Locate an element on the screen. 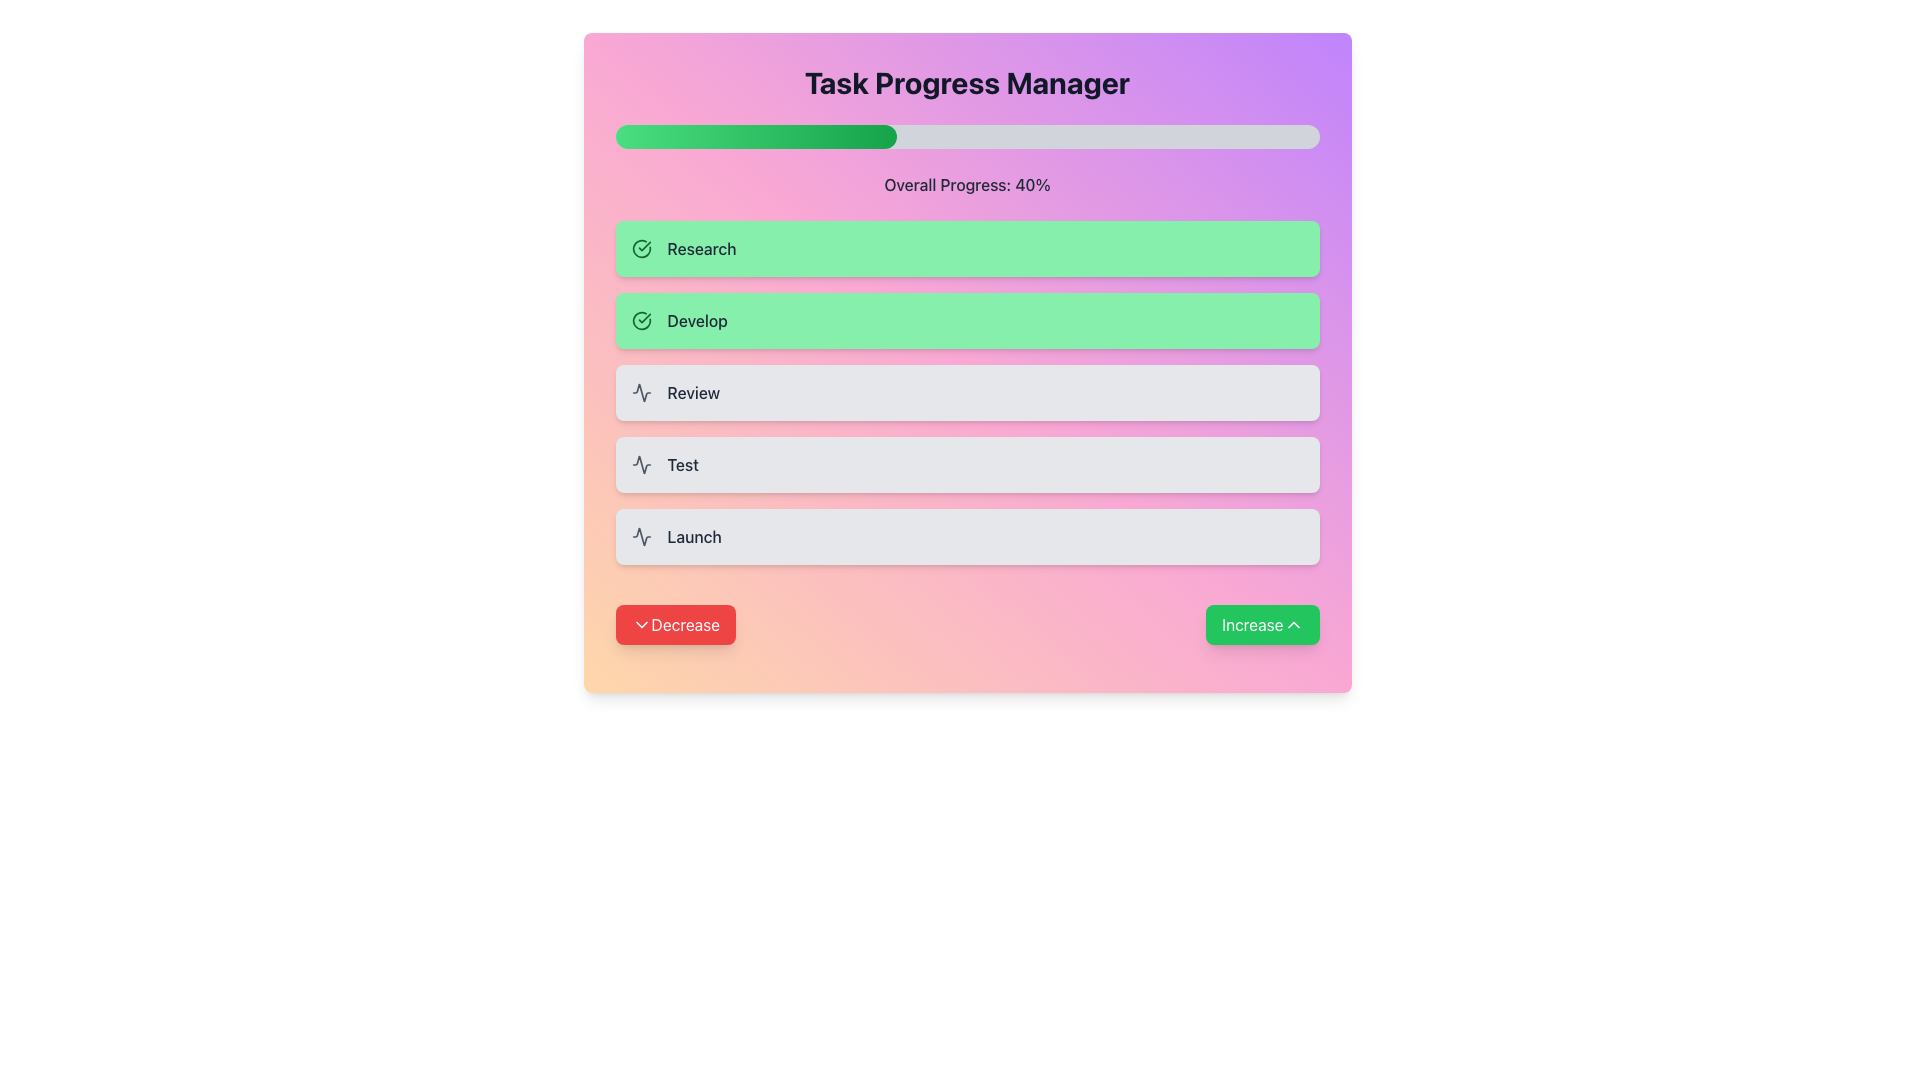 The image size is (1920, 1080). the text label that indicates a task or category name, positioned between 'Review' and 'Launch' in a vertical list is located at coordinates (683, 465).